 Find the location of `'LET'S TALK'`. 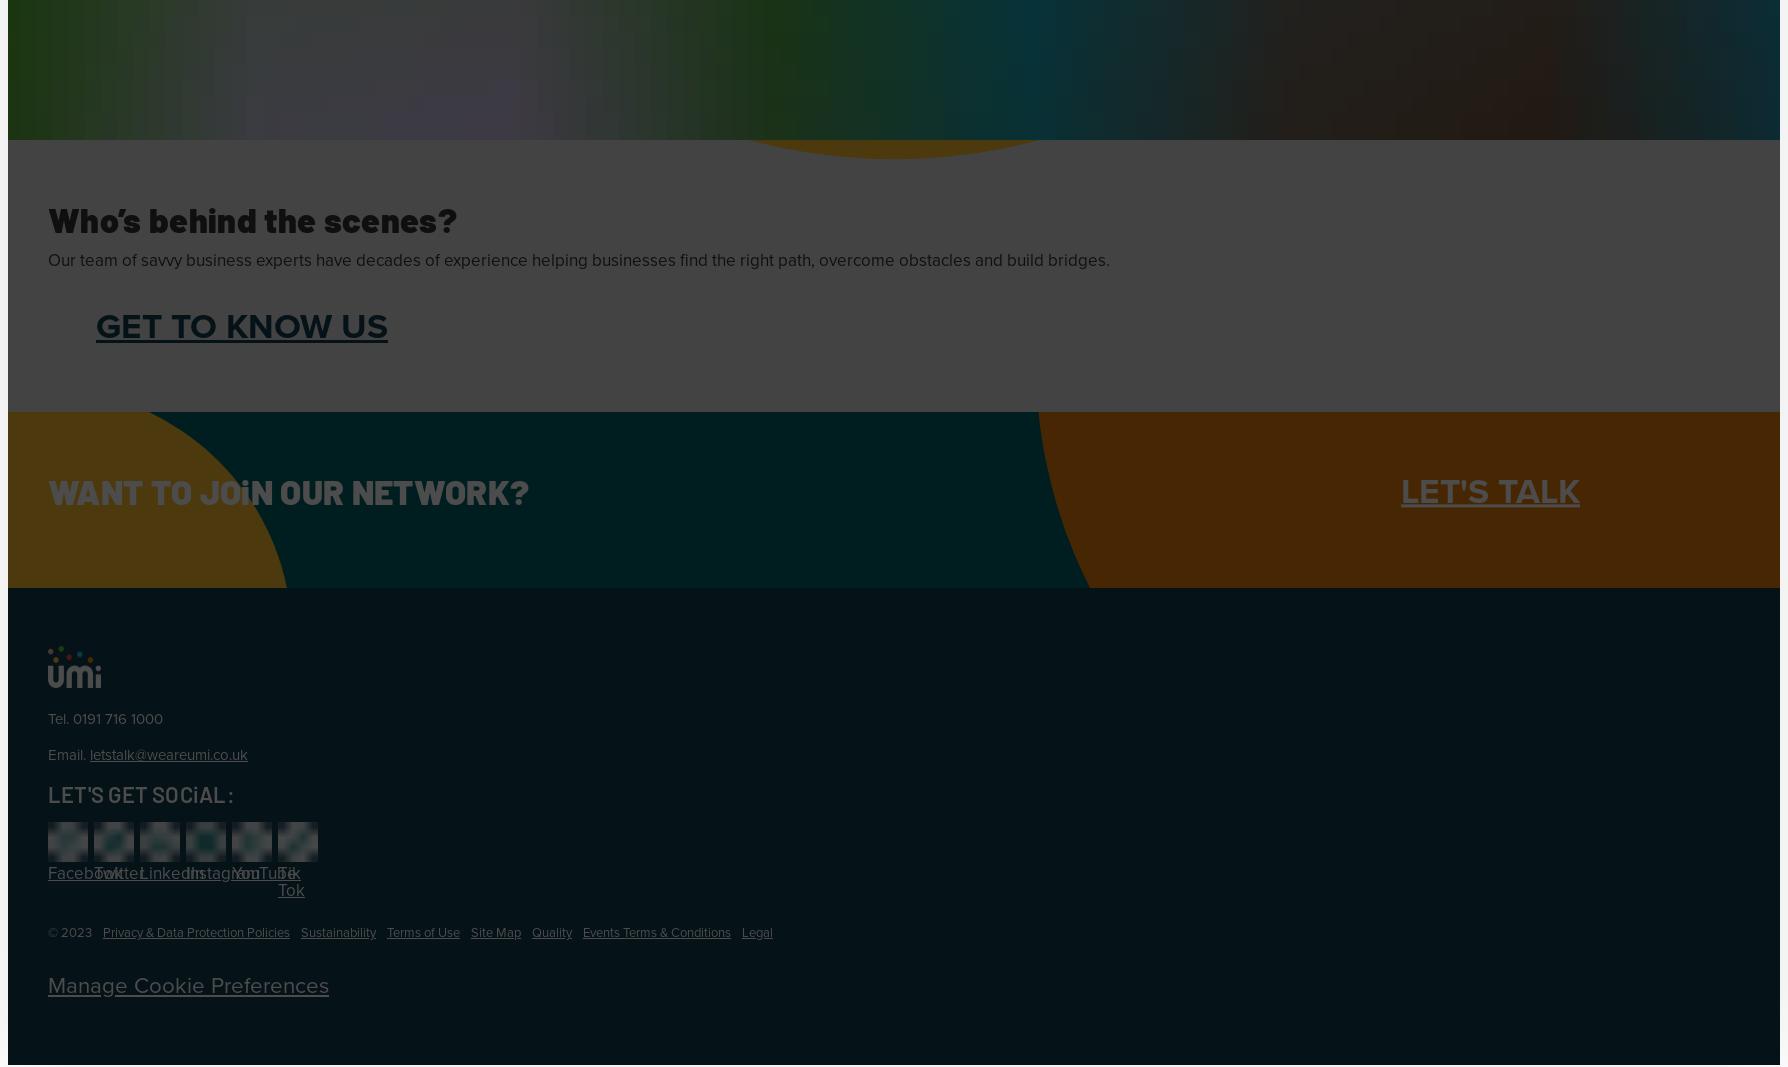

'LET'S TALK' is located at coordinates (1490, 490).